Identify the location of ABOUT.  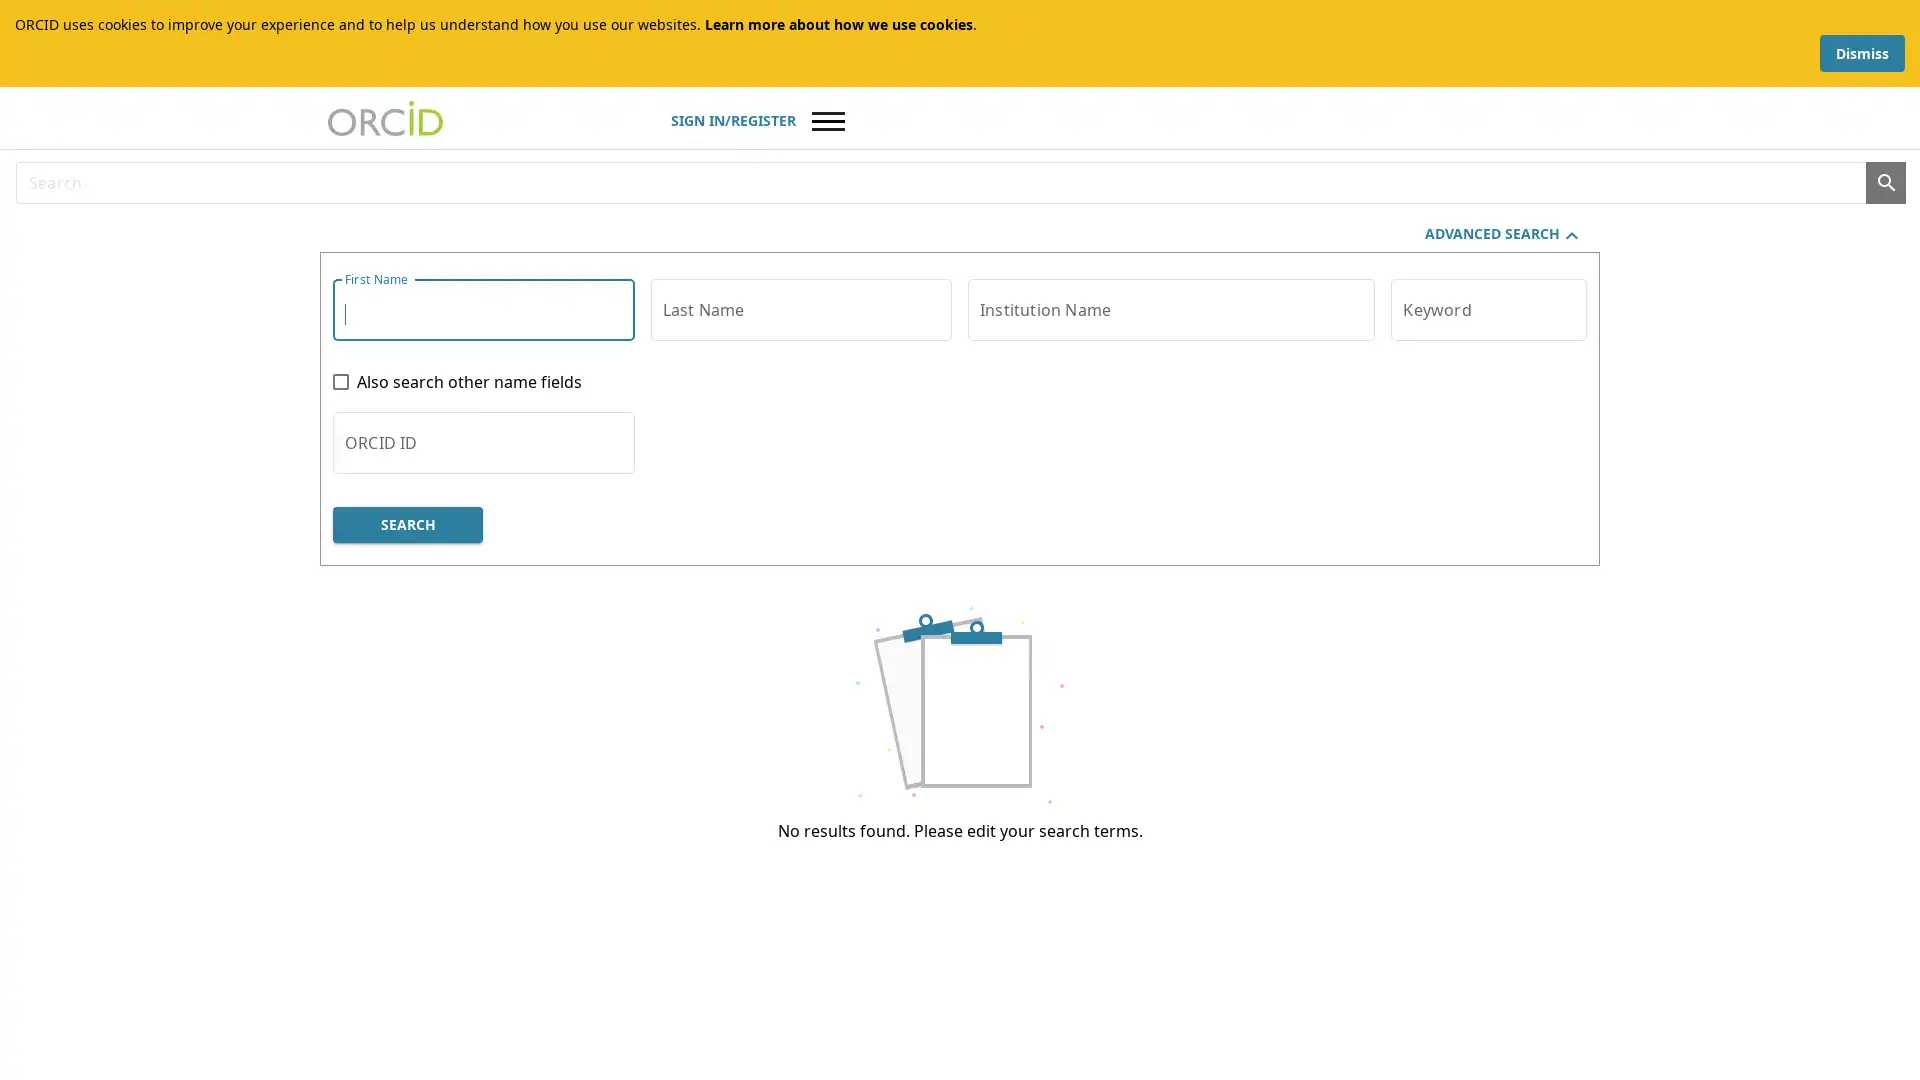
(369, 226).